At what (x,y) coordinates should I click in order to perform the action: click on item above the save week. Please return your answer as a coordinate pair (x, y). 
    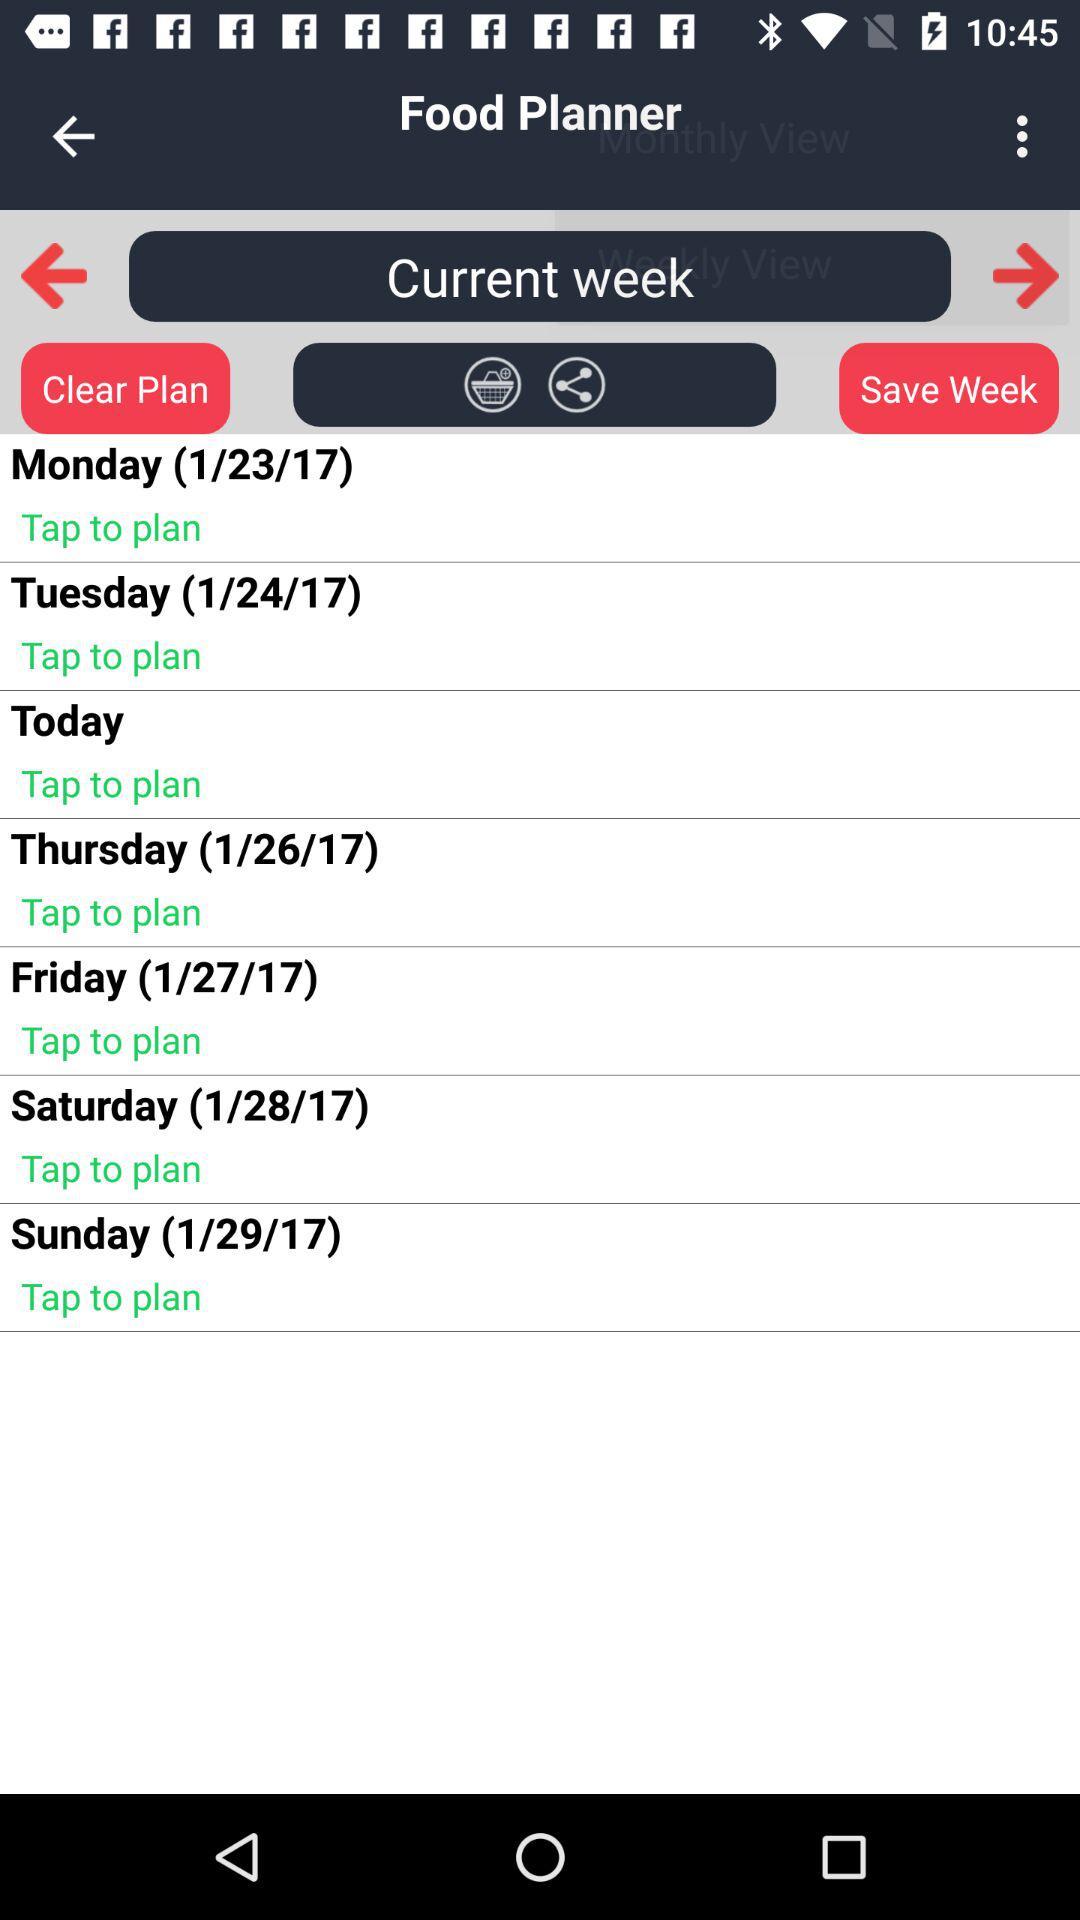
    Looking at the image, I should click on (1026, 275).